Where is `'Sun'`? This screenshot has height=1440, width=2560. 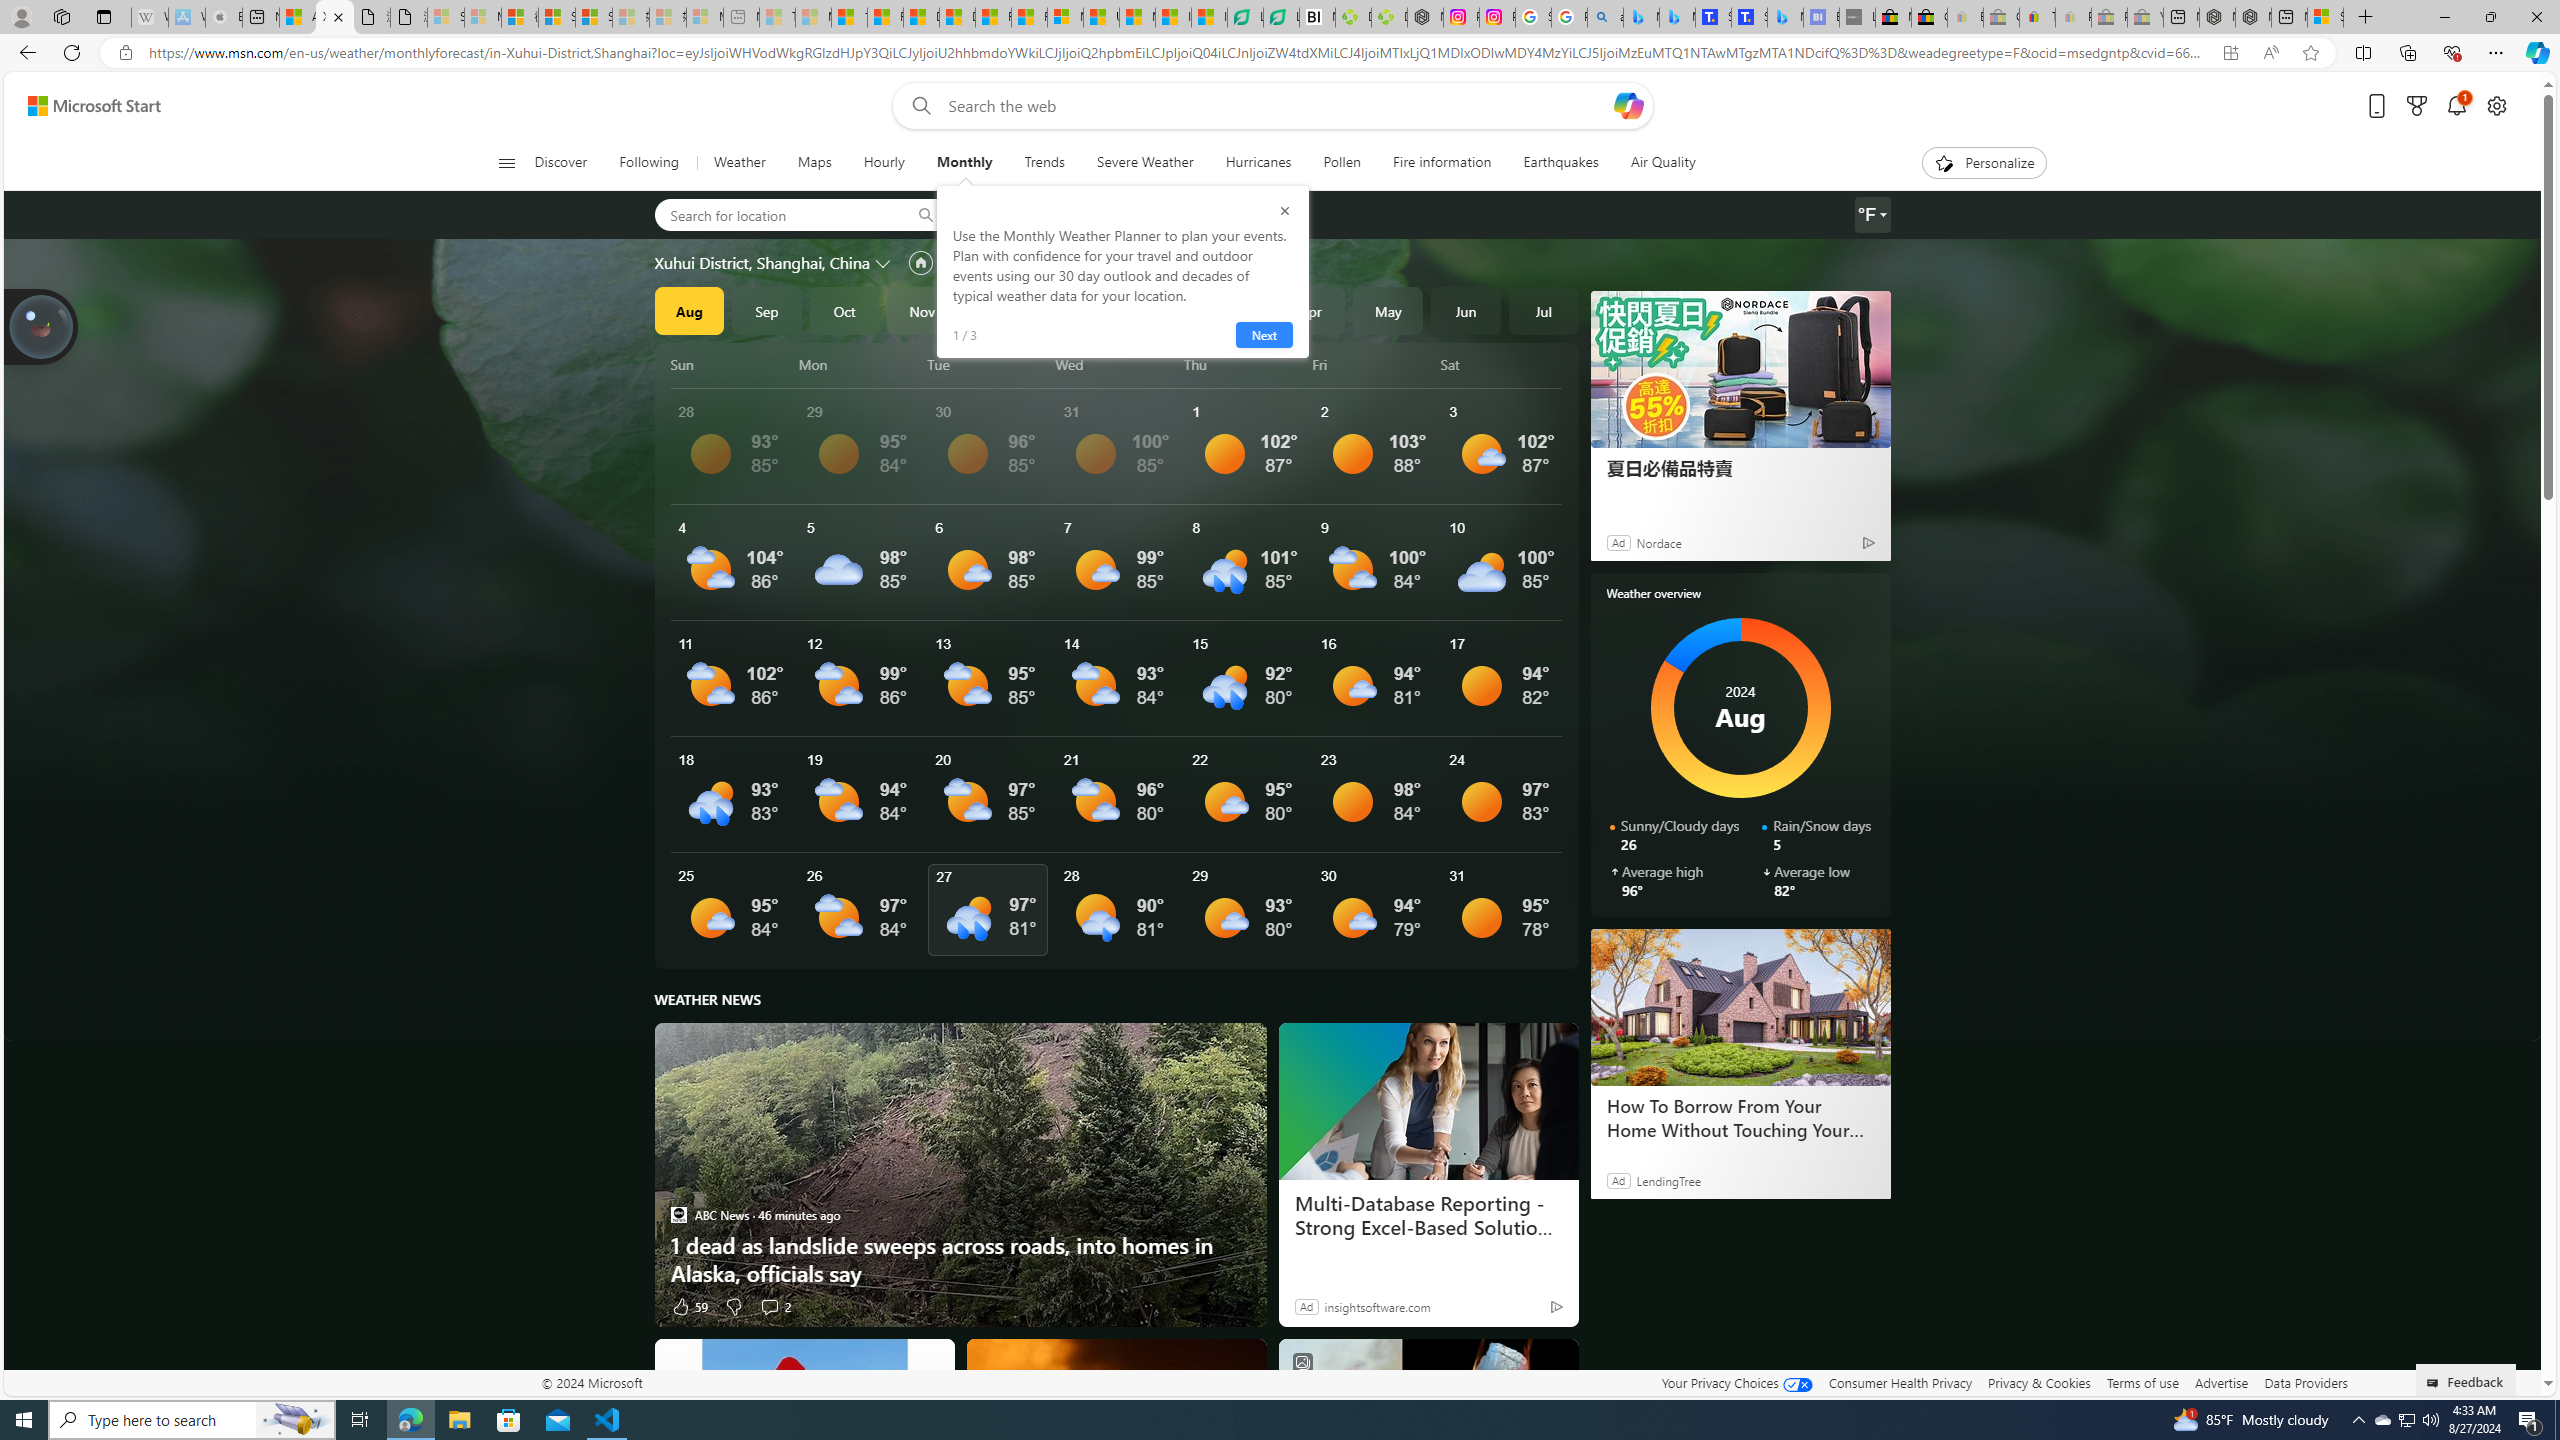
'Sun' is located at coordinates (731, 364).